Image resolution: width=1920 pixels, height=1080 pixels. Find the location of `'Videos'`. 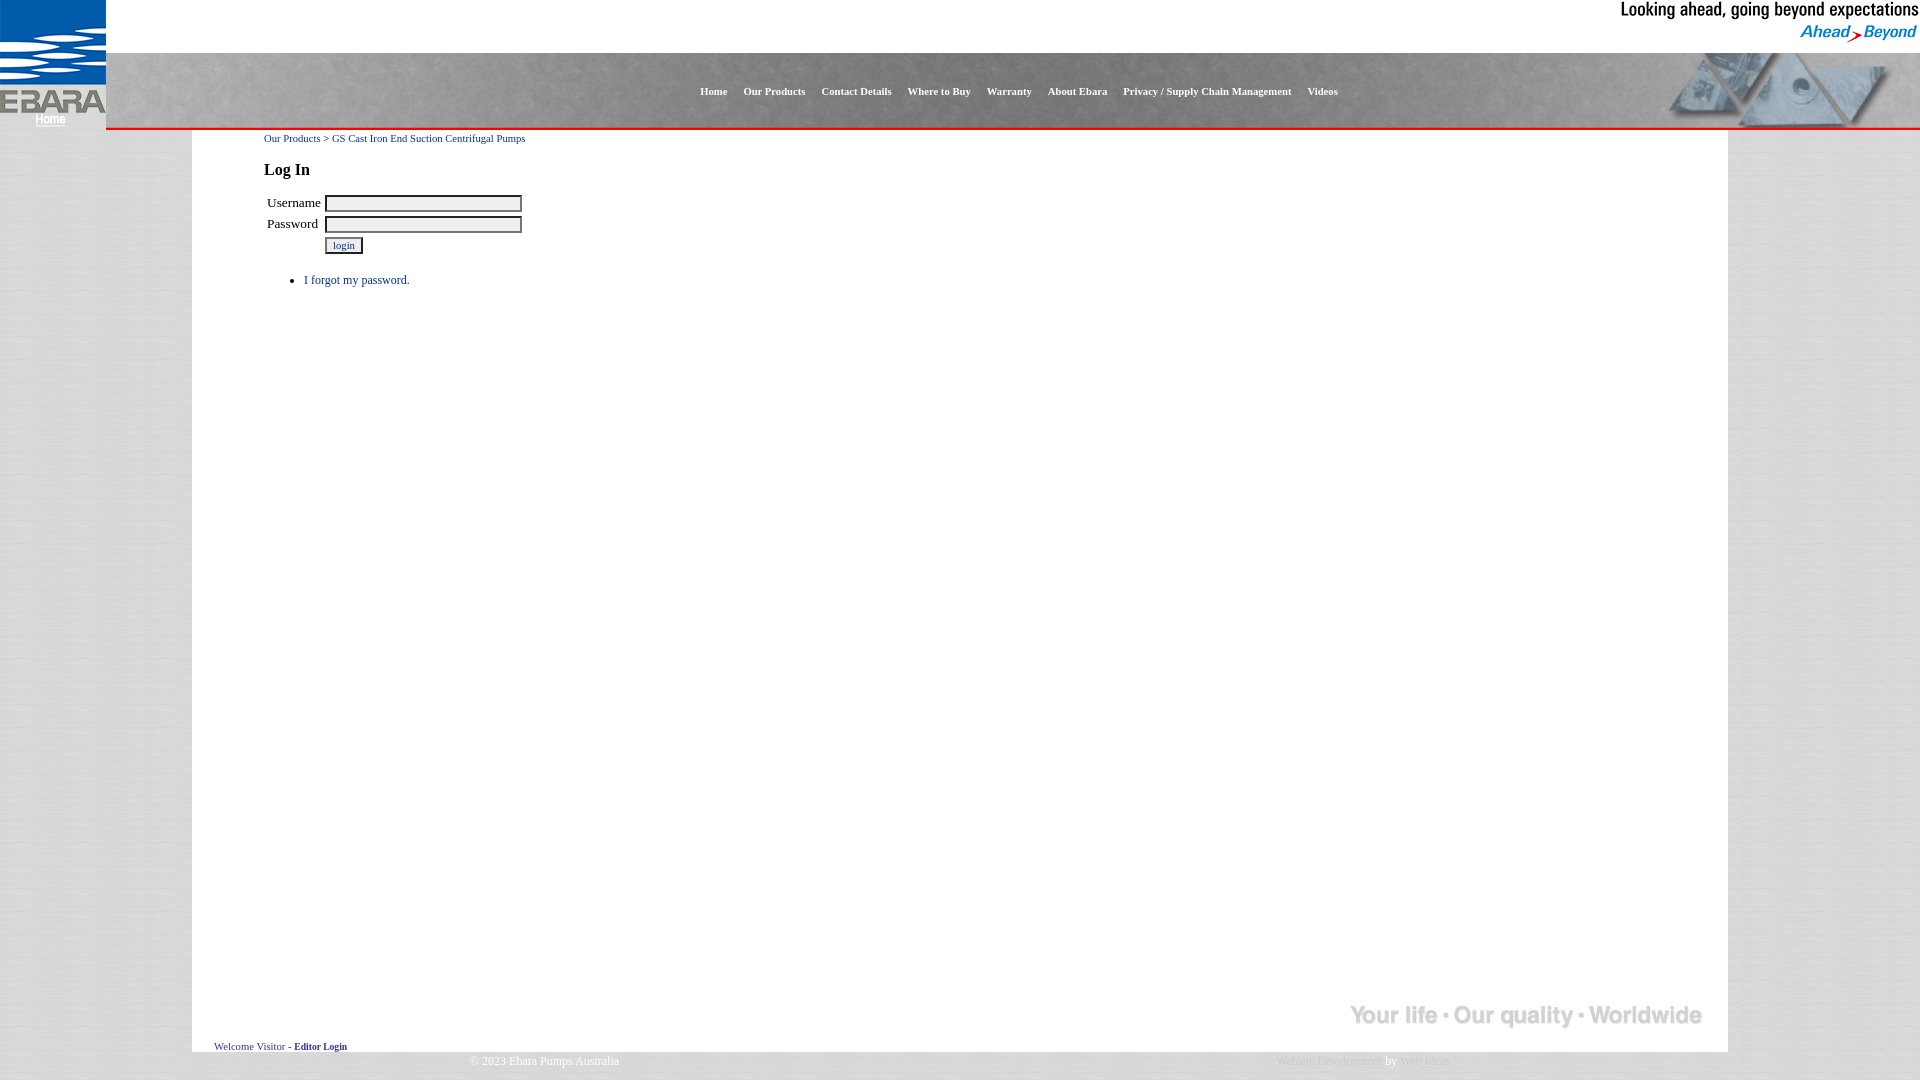

'Videos' is located at coordinates (1321, 91).